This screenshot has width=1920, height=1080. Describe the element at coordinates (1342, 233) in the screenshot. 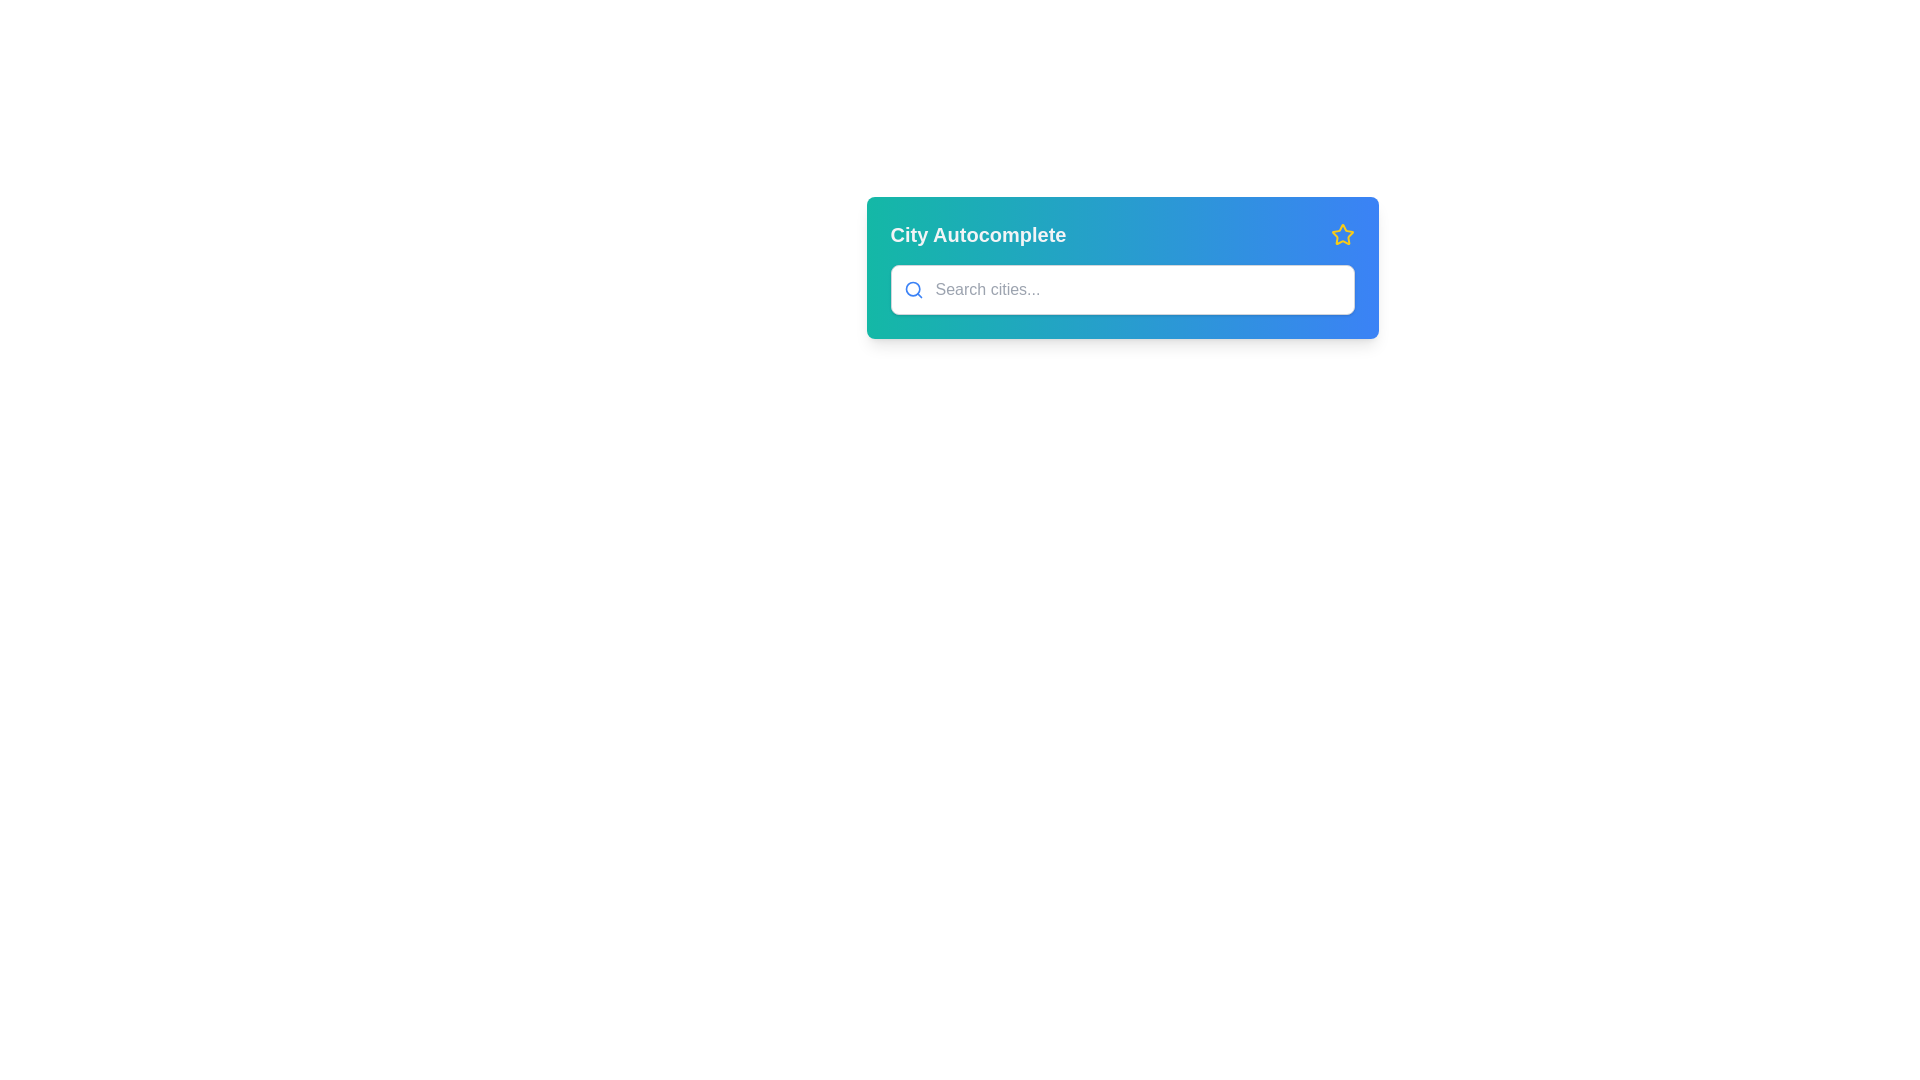

I see `the star icon in the top-right corner of the blue-gradient 'City Autocomplete' card to mark it as a favorite` at that location.